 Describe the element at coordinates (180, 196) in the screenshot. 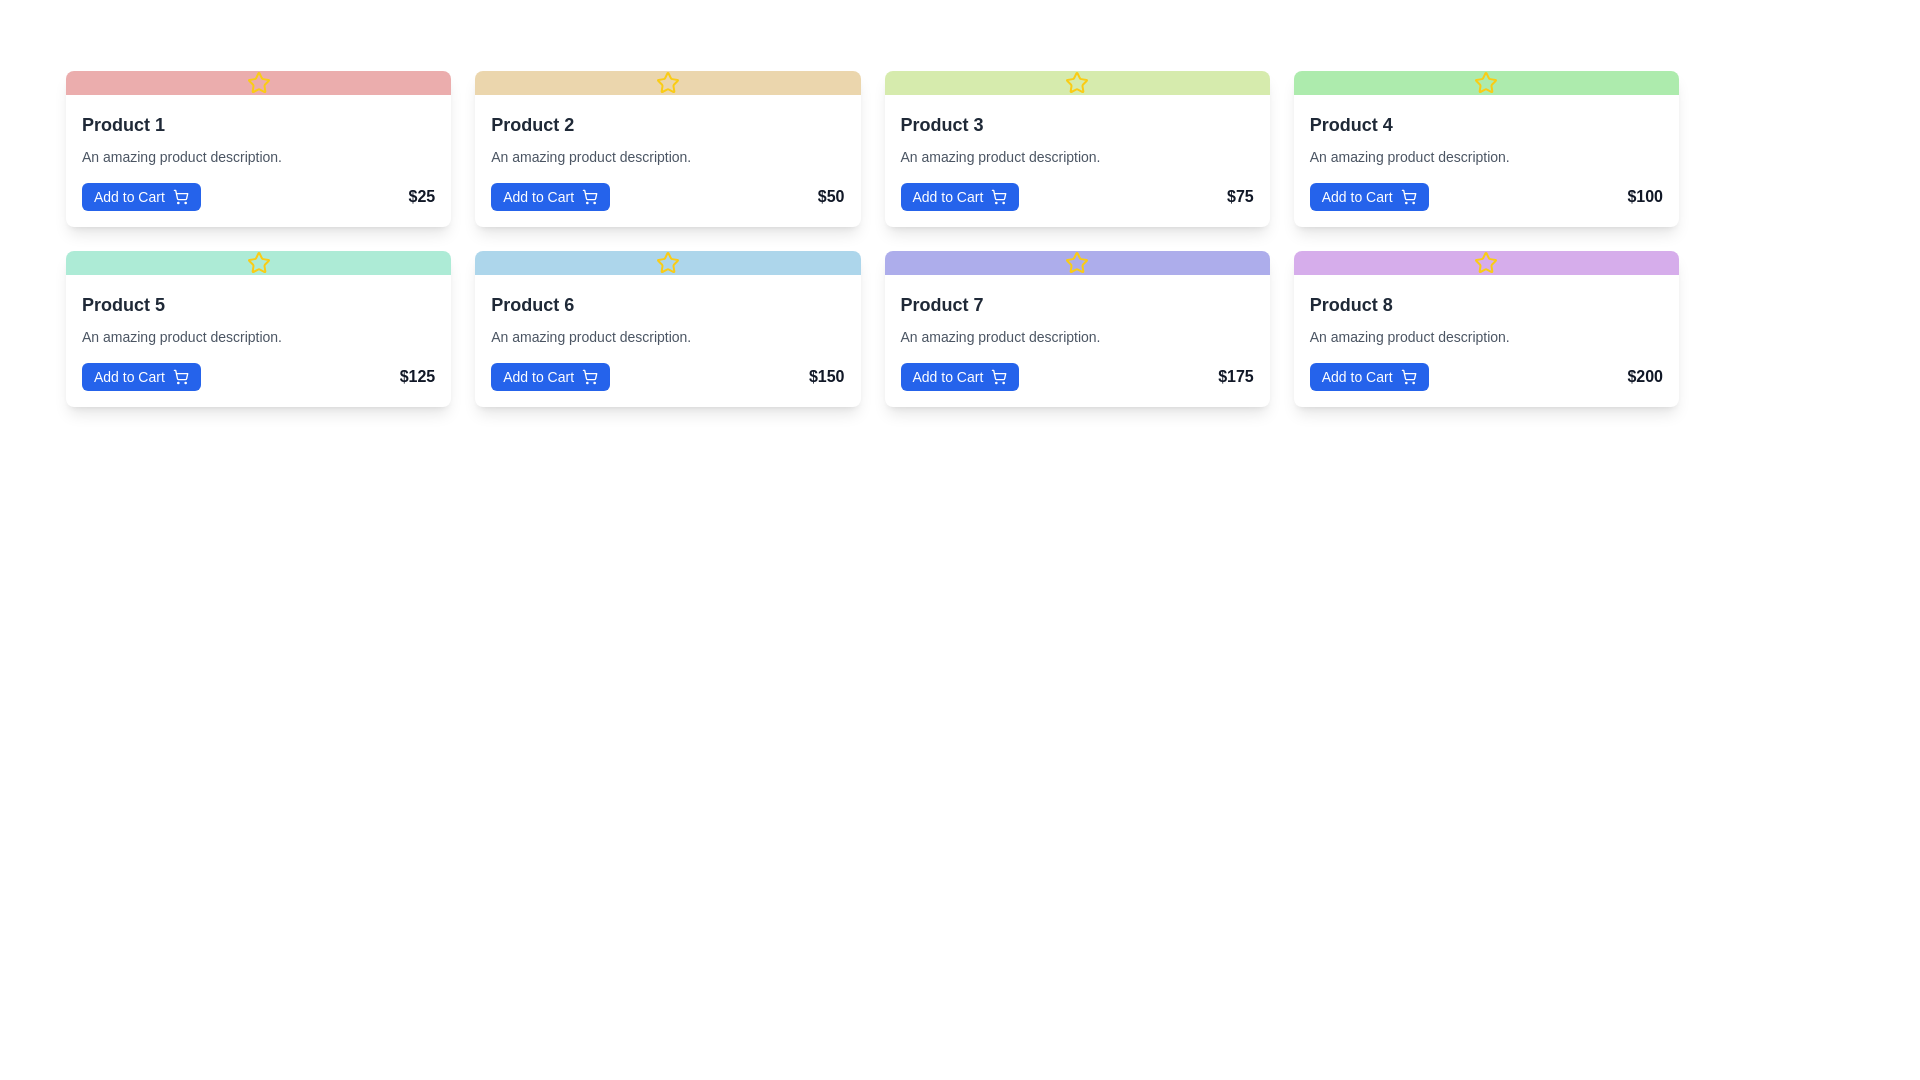

I see `the shopping cart icon located on the right side of the 'Add to Cart' button within the product card for 'Product 1'` at that location.